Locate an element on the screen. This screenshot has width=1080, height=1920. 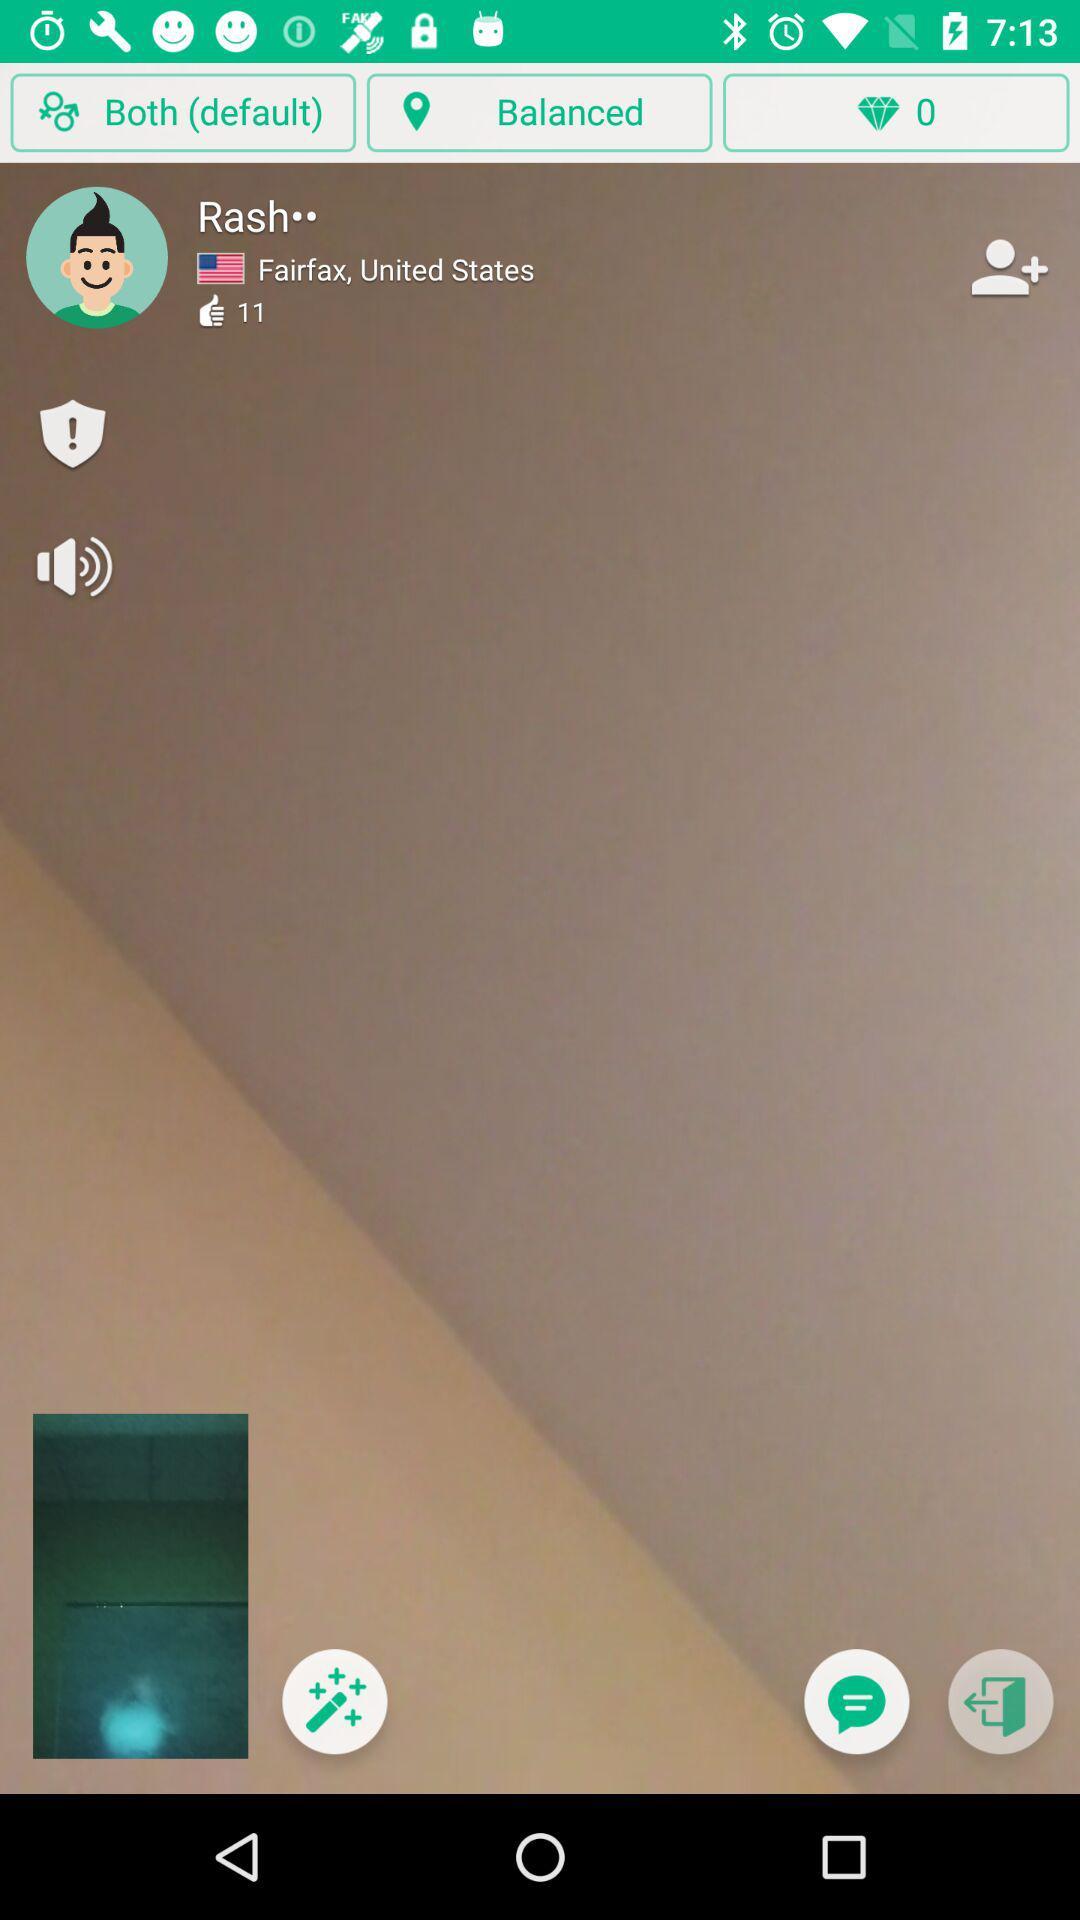
chat option is located at coordinates (855, 1713).